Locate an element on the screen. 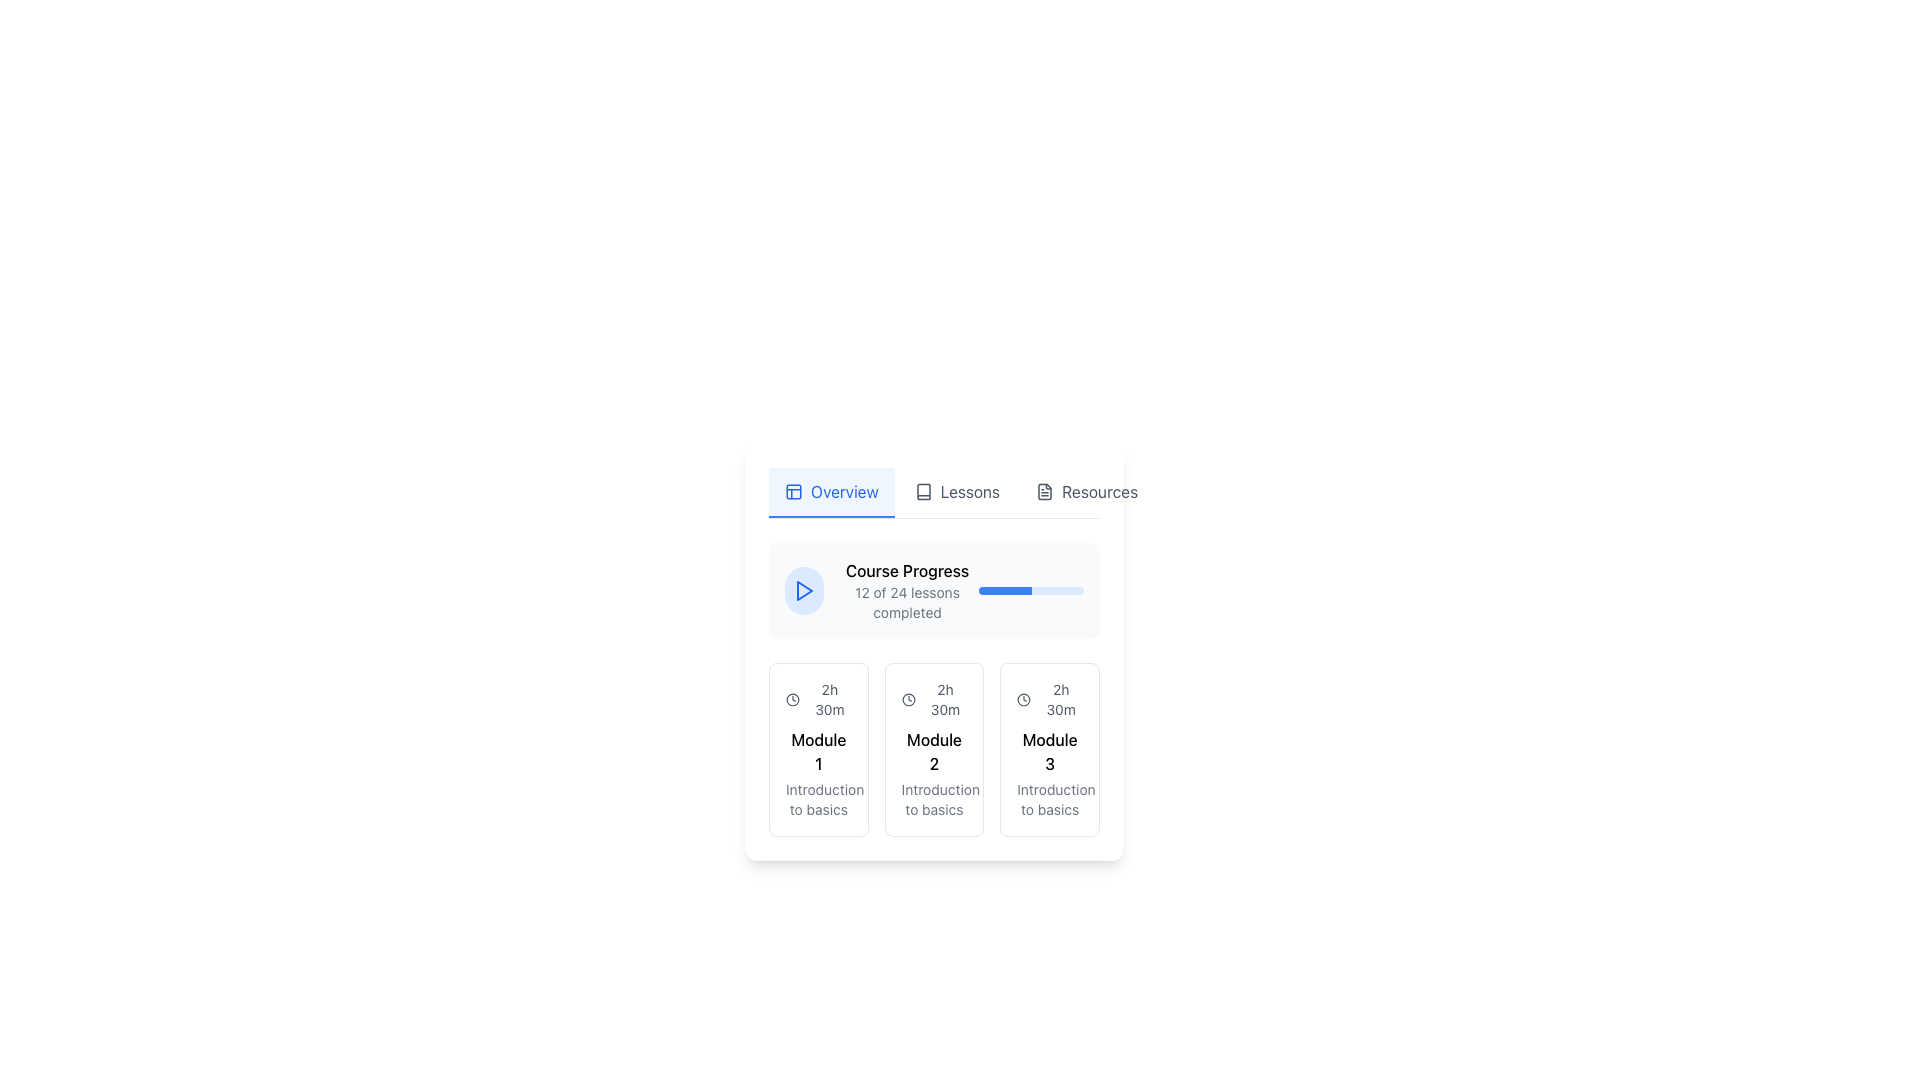 Image resolution: width=1920 pixels, height=1080 pixels. the small circular clock icon located in the upper left corner of the text block displaying '2h 30m', situated above the 'Module 2' card is located at coordinates (907, 698).